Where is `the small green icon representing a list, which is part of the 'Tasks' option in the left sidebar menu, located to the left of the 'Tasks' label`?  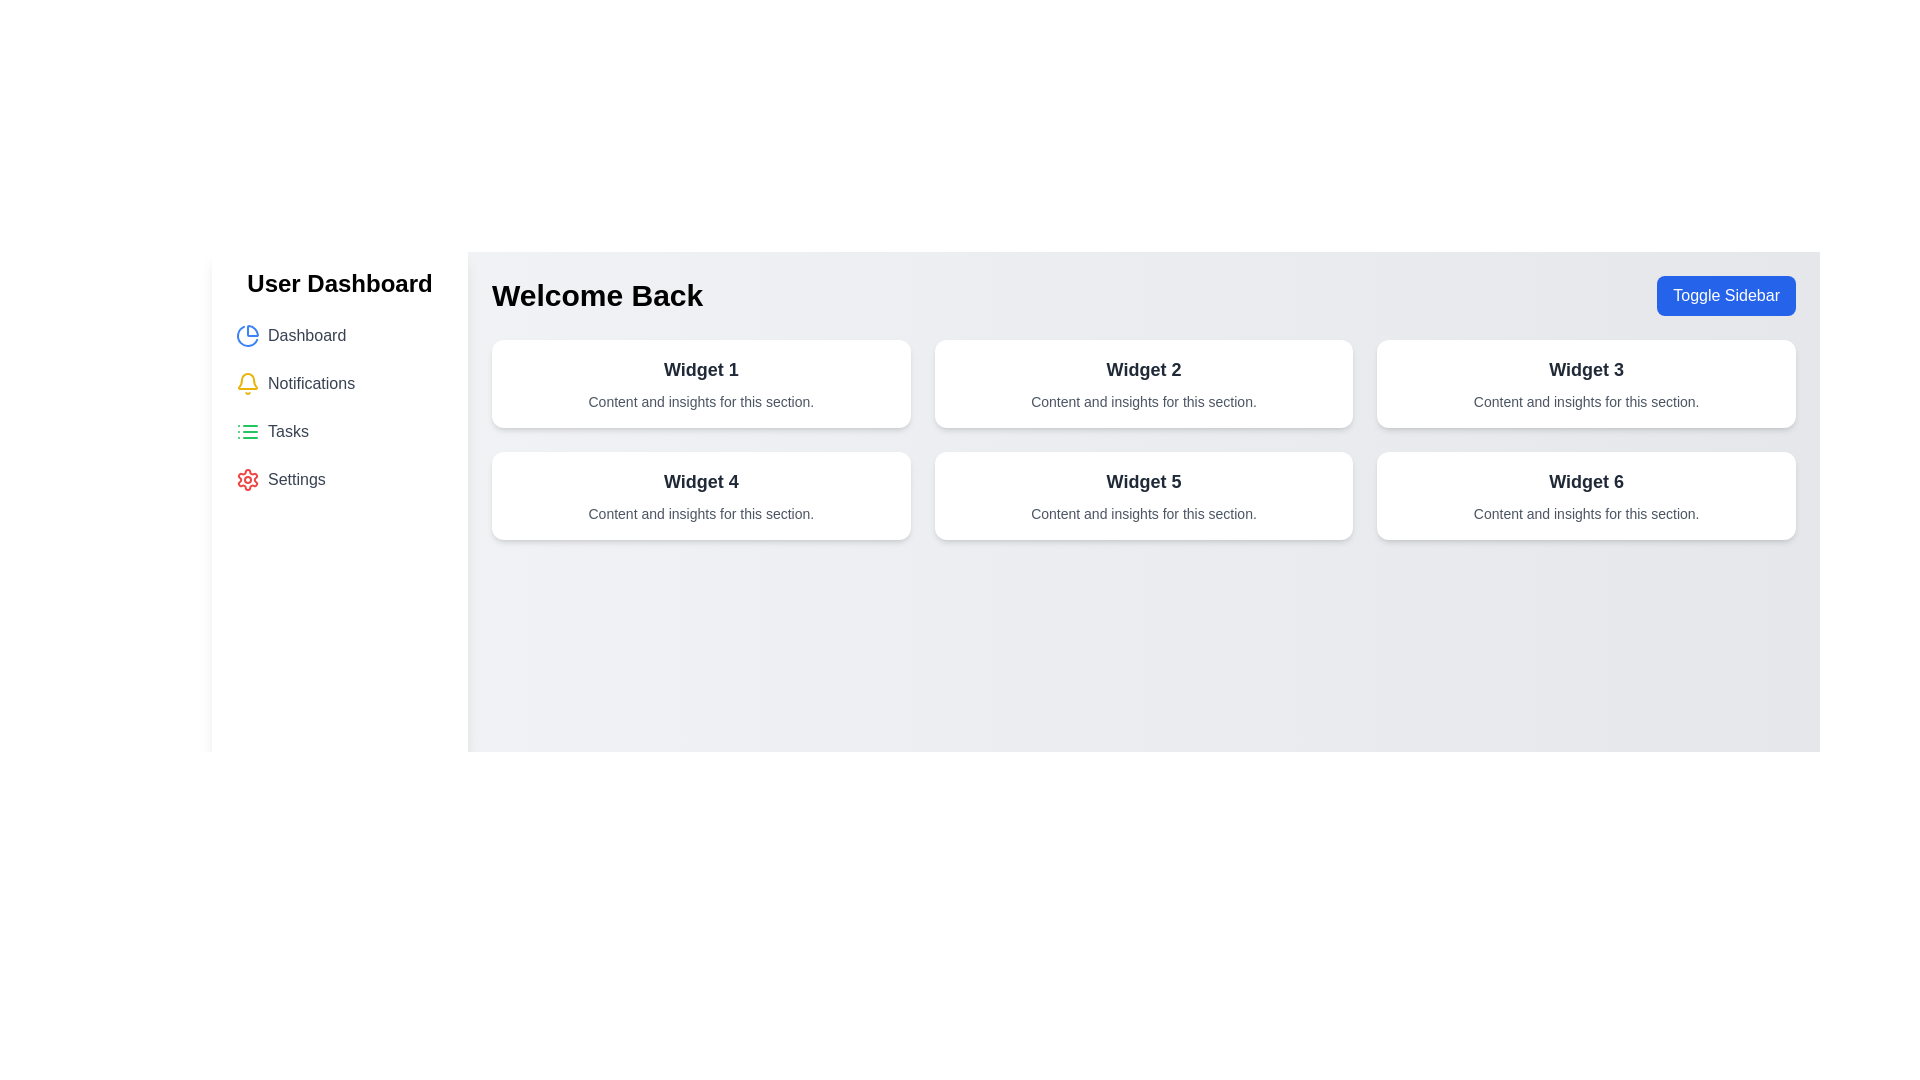 the small green icon representing a list, which is part of the 'Tasks' option in the left sidebar menu, located to the left of the 'Tasks' label is located at coordinates (247, 431).